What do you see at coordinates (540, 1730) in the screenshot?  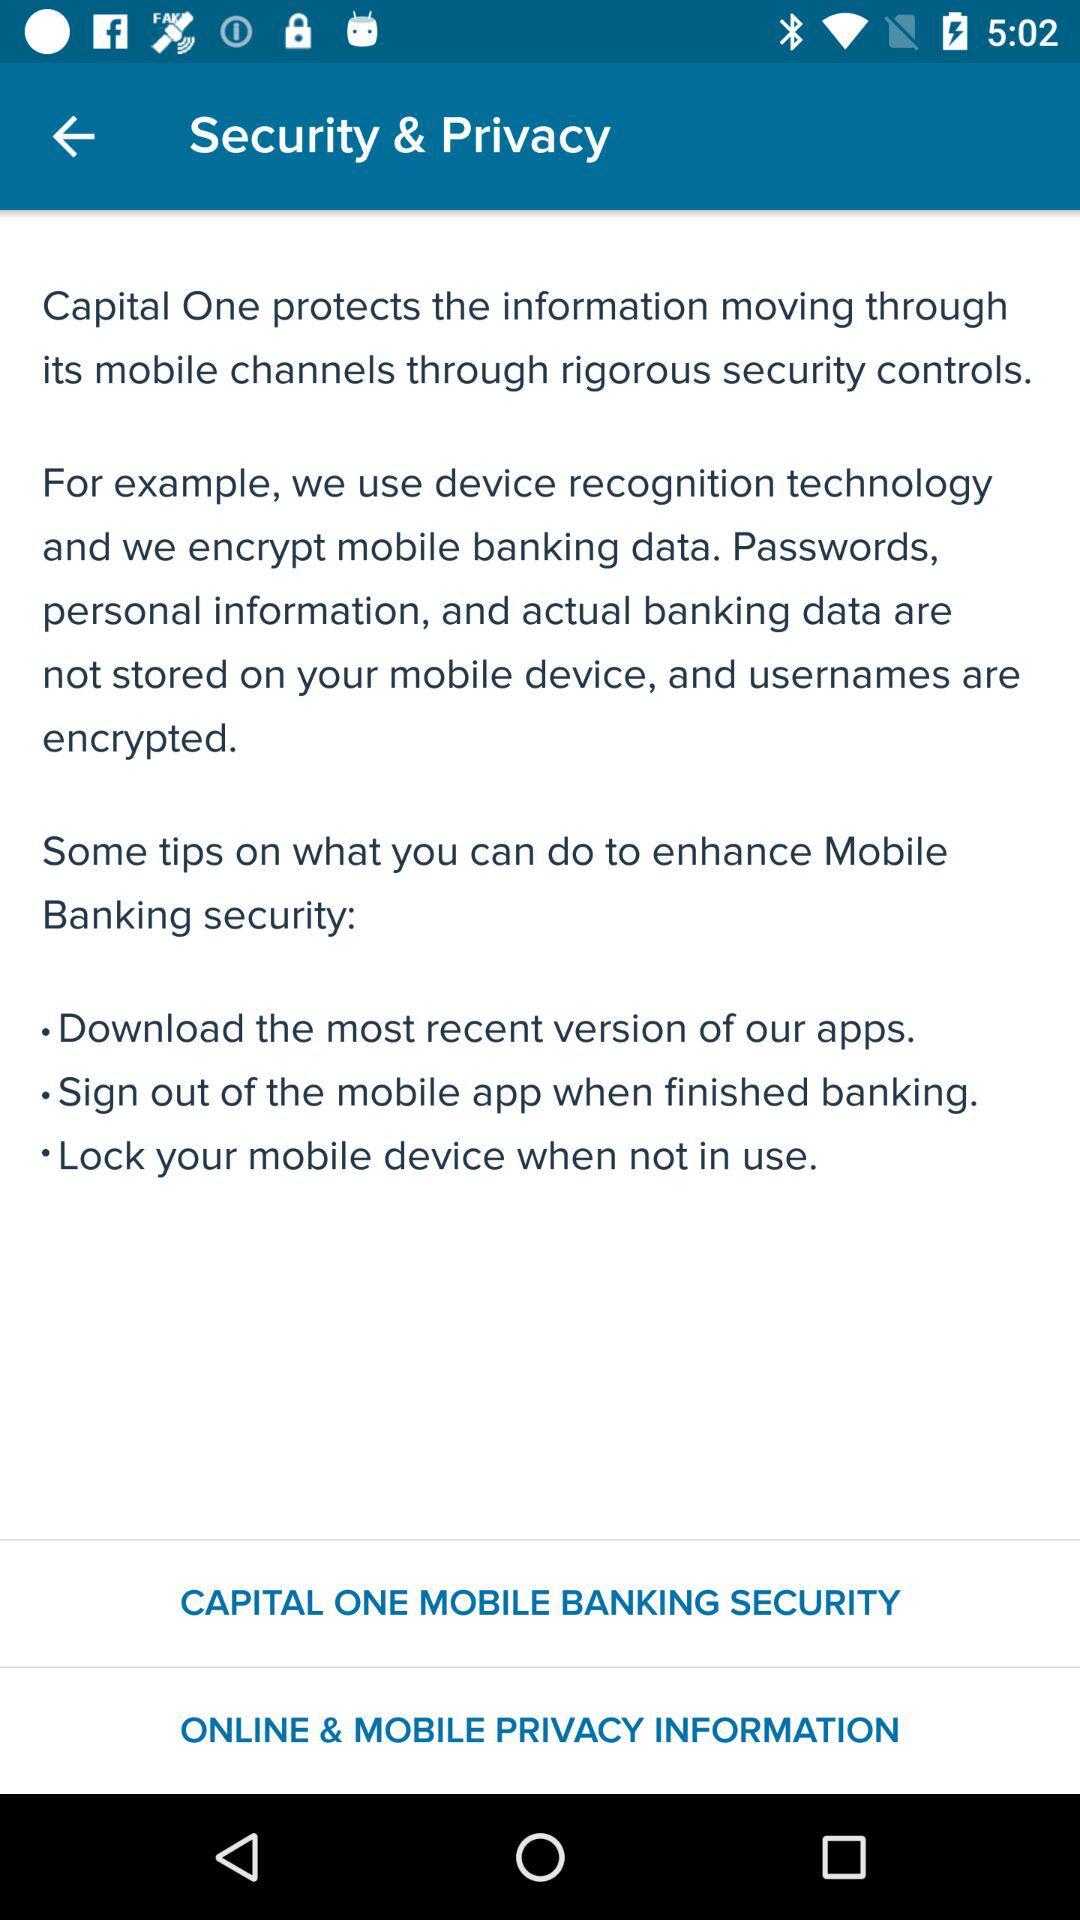 I see `online mobile privacy item` at bounding box center [540, 1730].